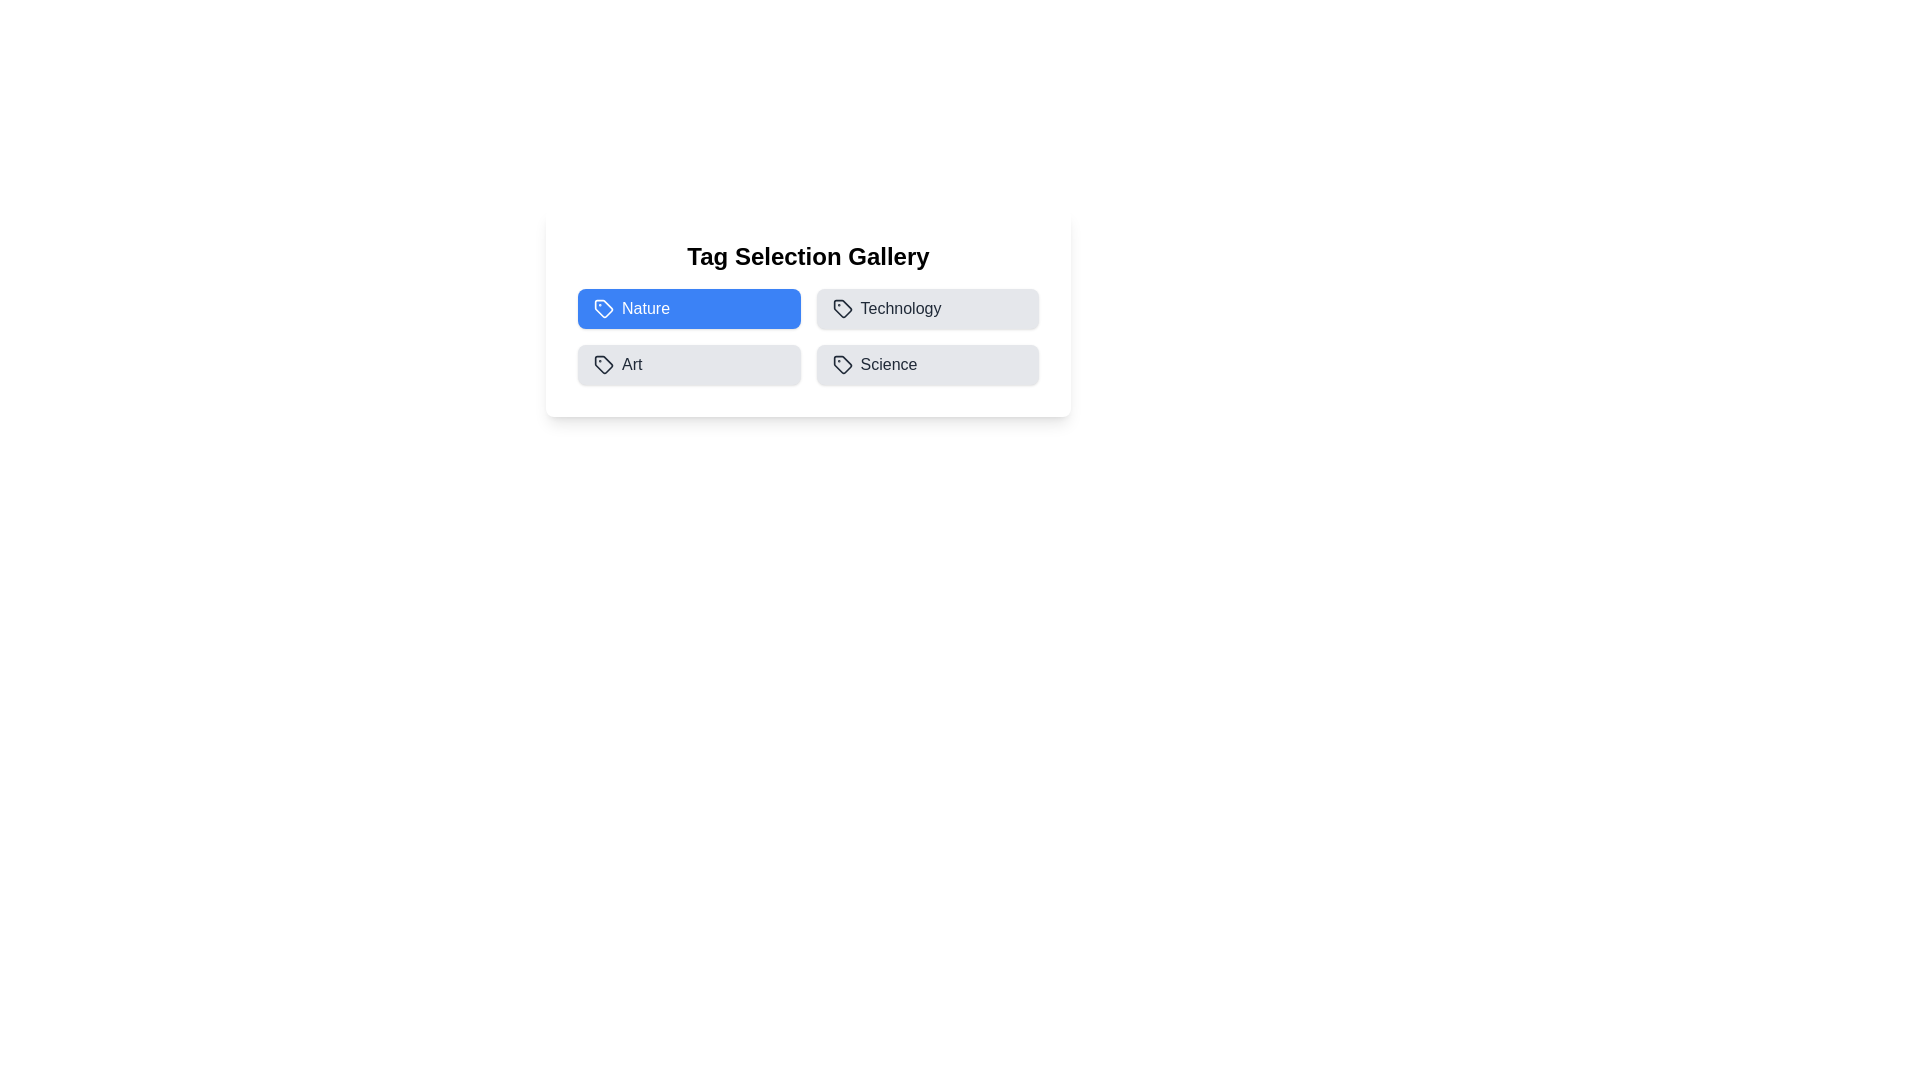  What do you see at coordinates (926, 308) in the screenshot?
I see `the tag labeled Technology` at bounding box center [926, 308].